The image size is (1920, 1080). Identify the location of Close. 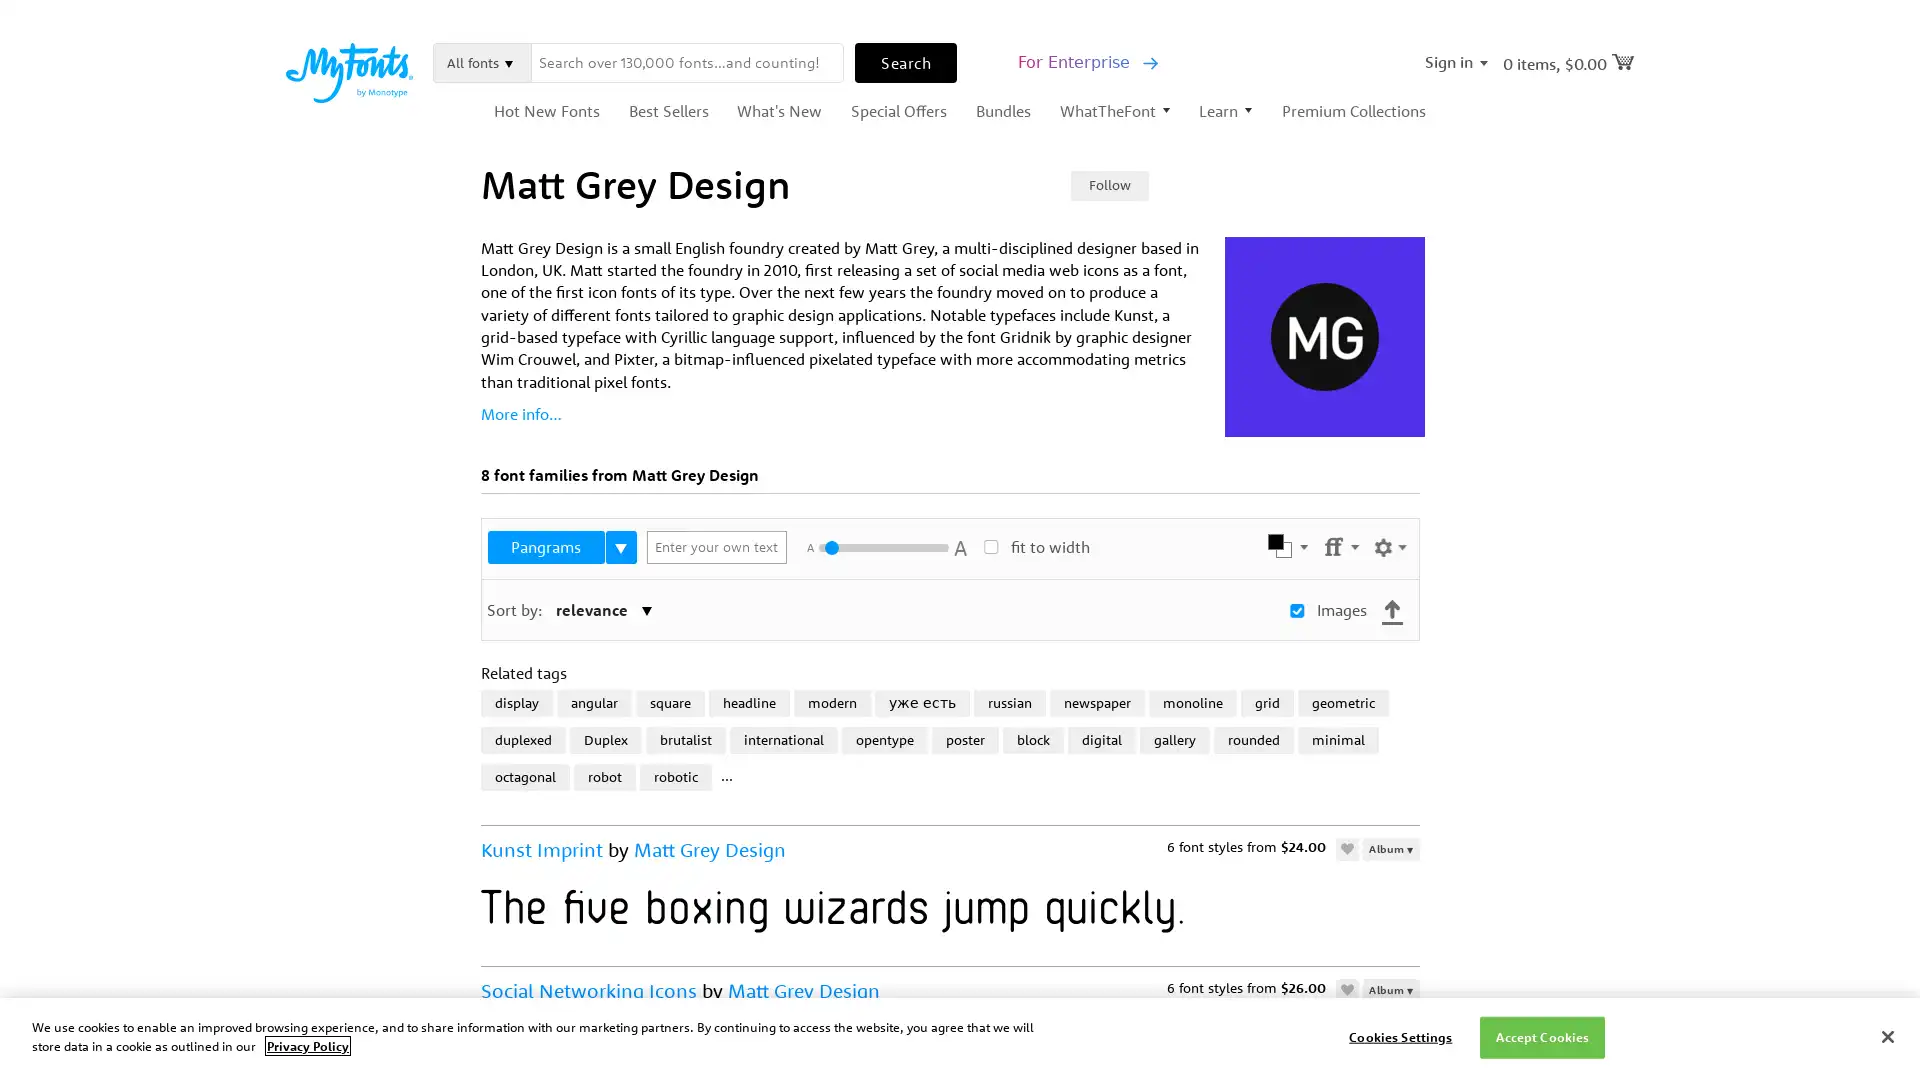
(1886, 1035).